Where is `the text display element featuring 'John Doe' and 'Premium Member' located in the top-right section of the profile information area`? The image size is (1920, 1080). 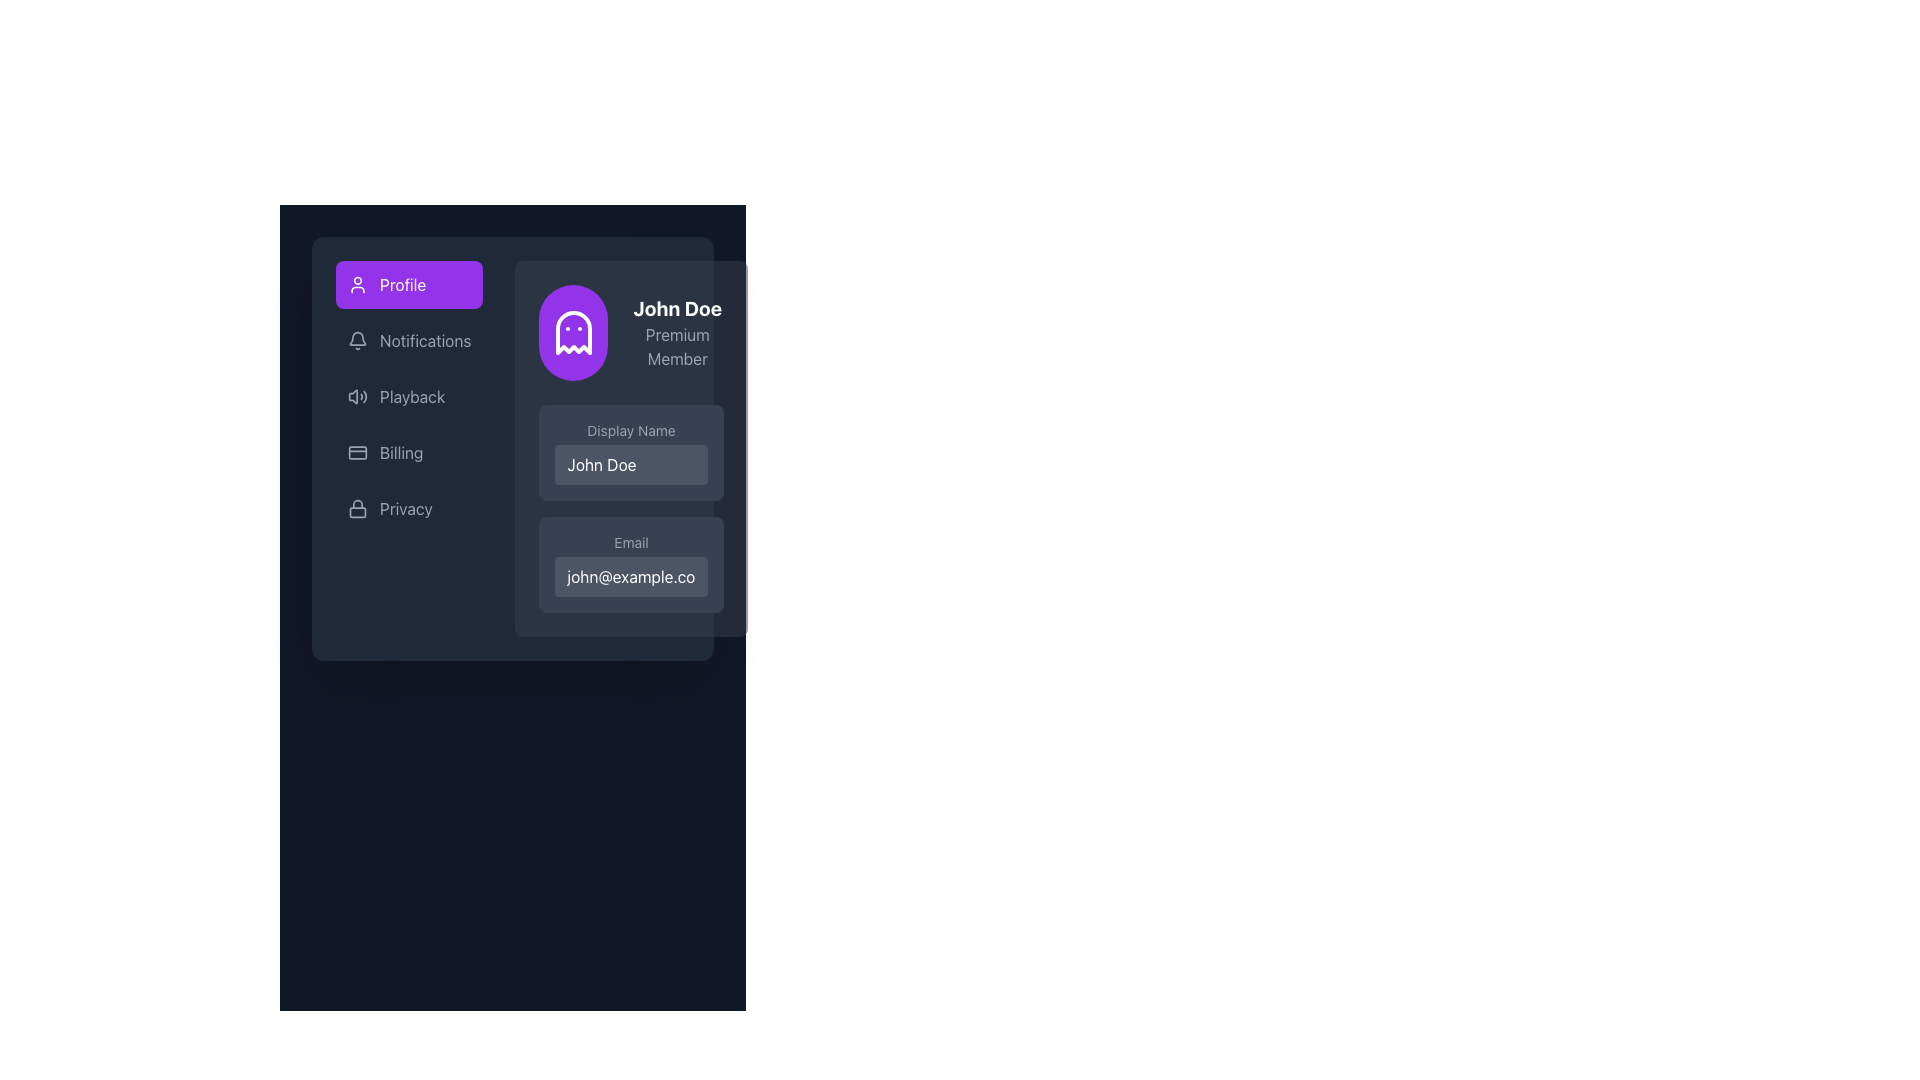 the text display element featuring 'John Doe' and 'Premium Member' located in the top-right section of the profile information area is located at coordinates (677, 331).